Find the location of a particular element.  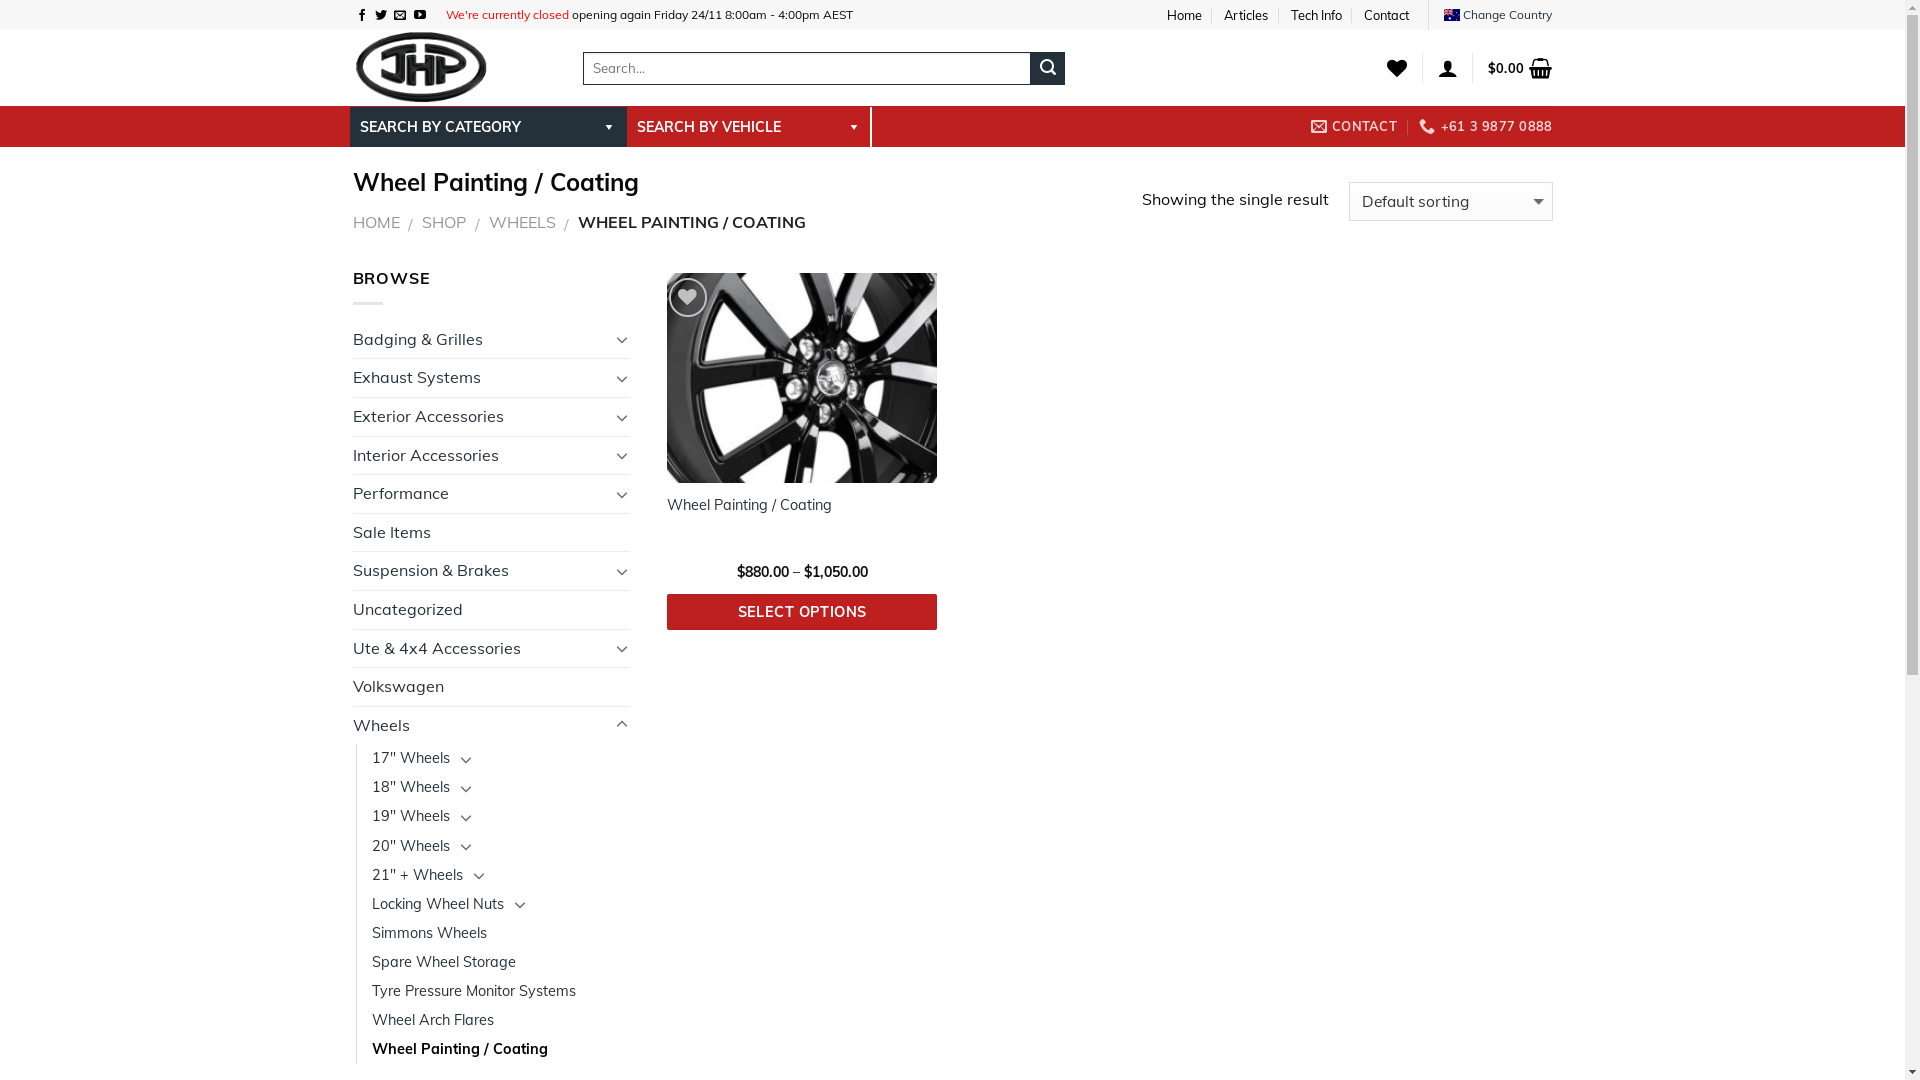

'Wheel Arch Flares' is located at coordinates (372, 1020).